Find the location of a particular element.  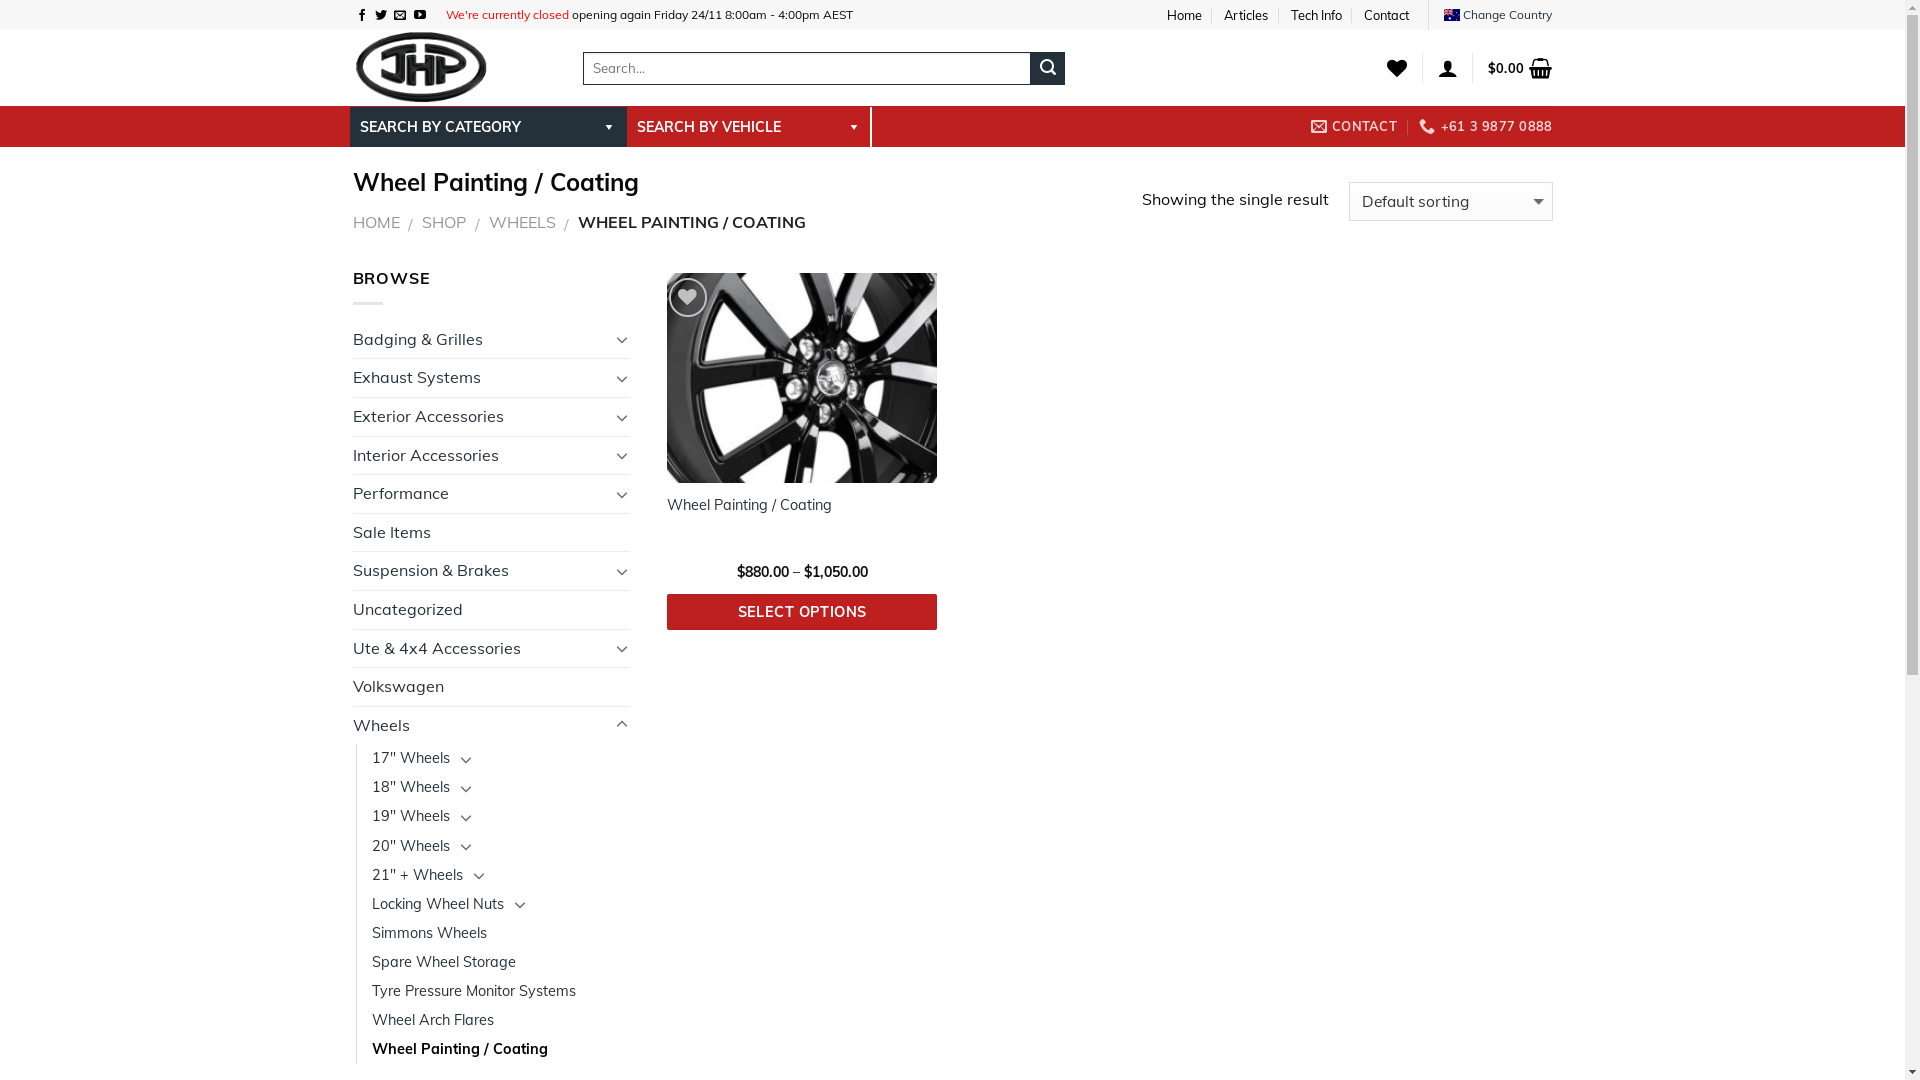

'Wheel Arch Flares' is located at coordinates (372, 1020).